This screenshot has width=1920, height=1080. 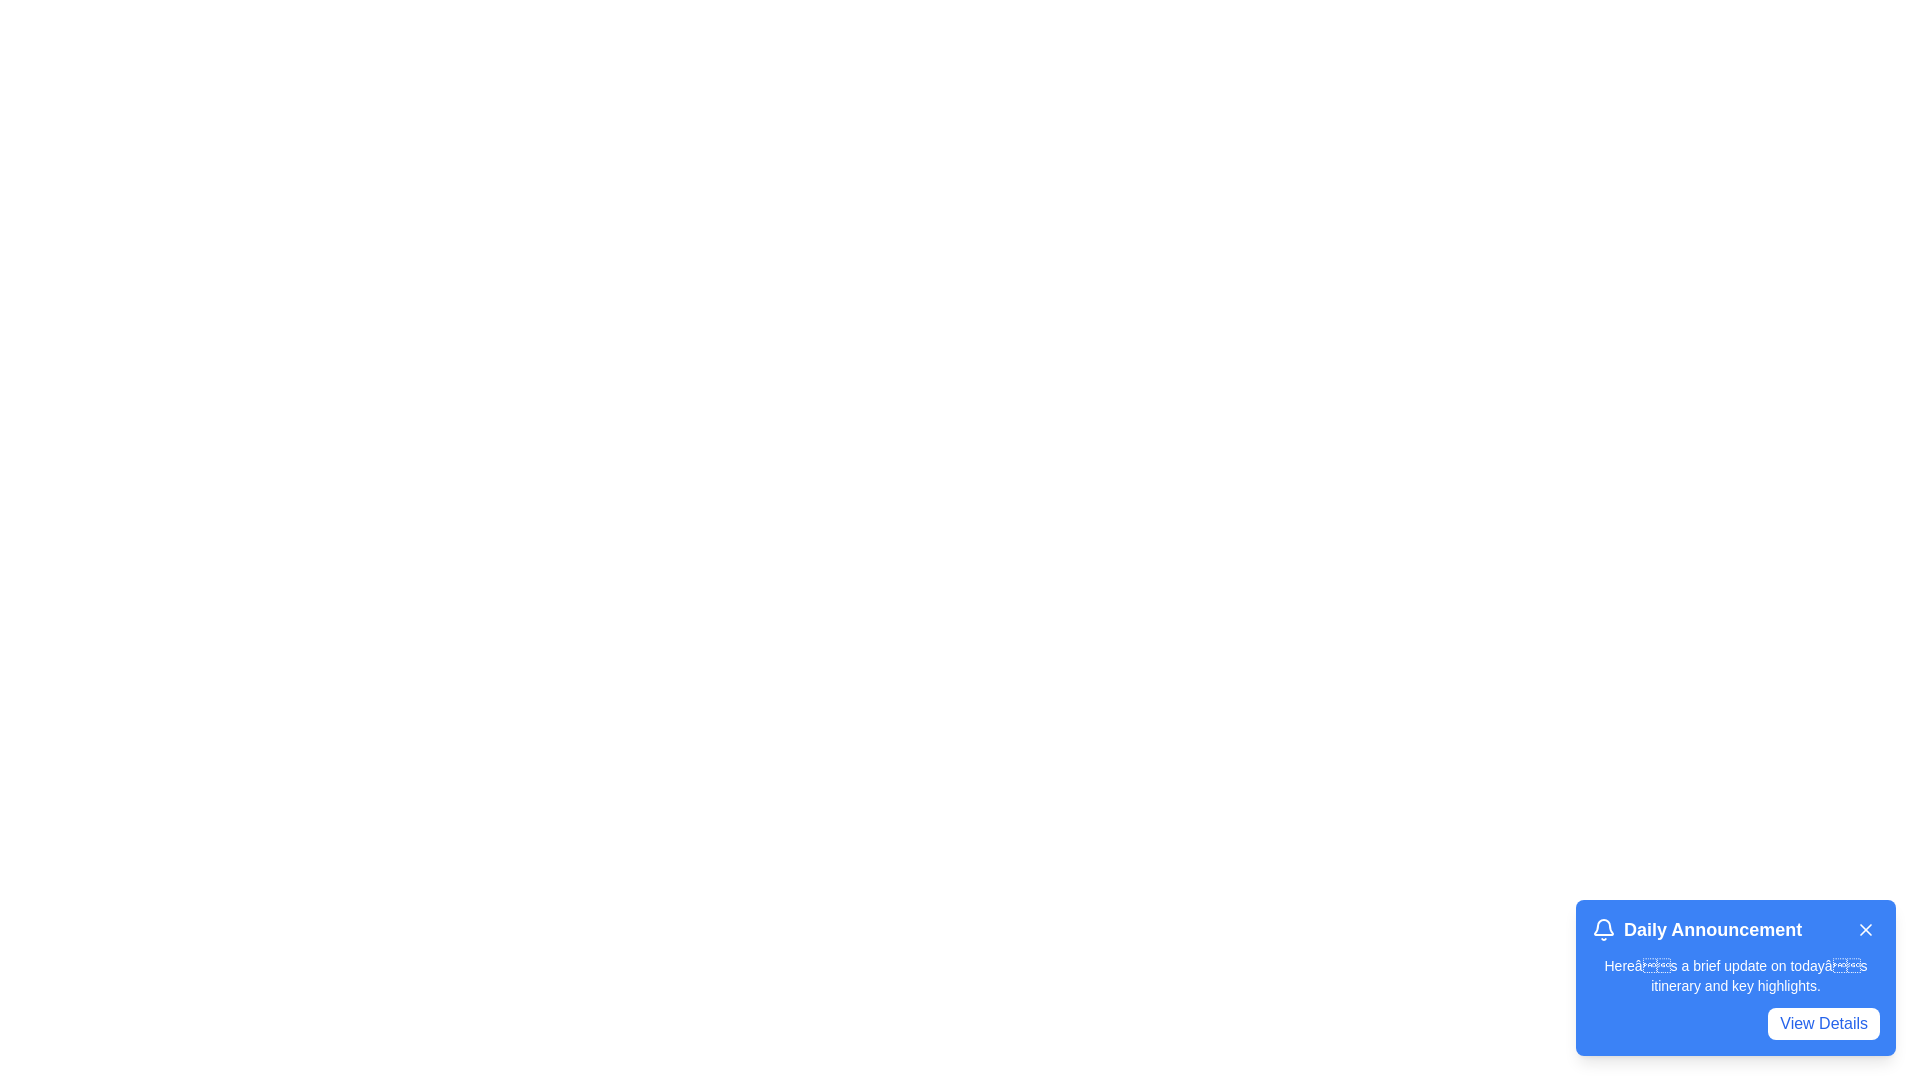 I want to click on the 'View Details' button in the AnnouncementSnackbar component, so click(x=1824, y=1023).